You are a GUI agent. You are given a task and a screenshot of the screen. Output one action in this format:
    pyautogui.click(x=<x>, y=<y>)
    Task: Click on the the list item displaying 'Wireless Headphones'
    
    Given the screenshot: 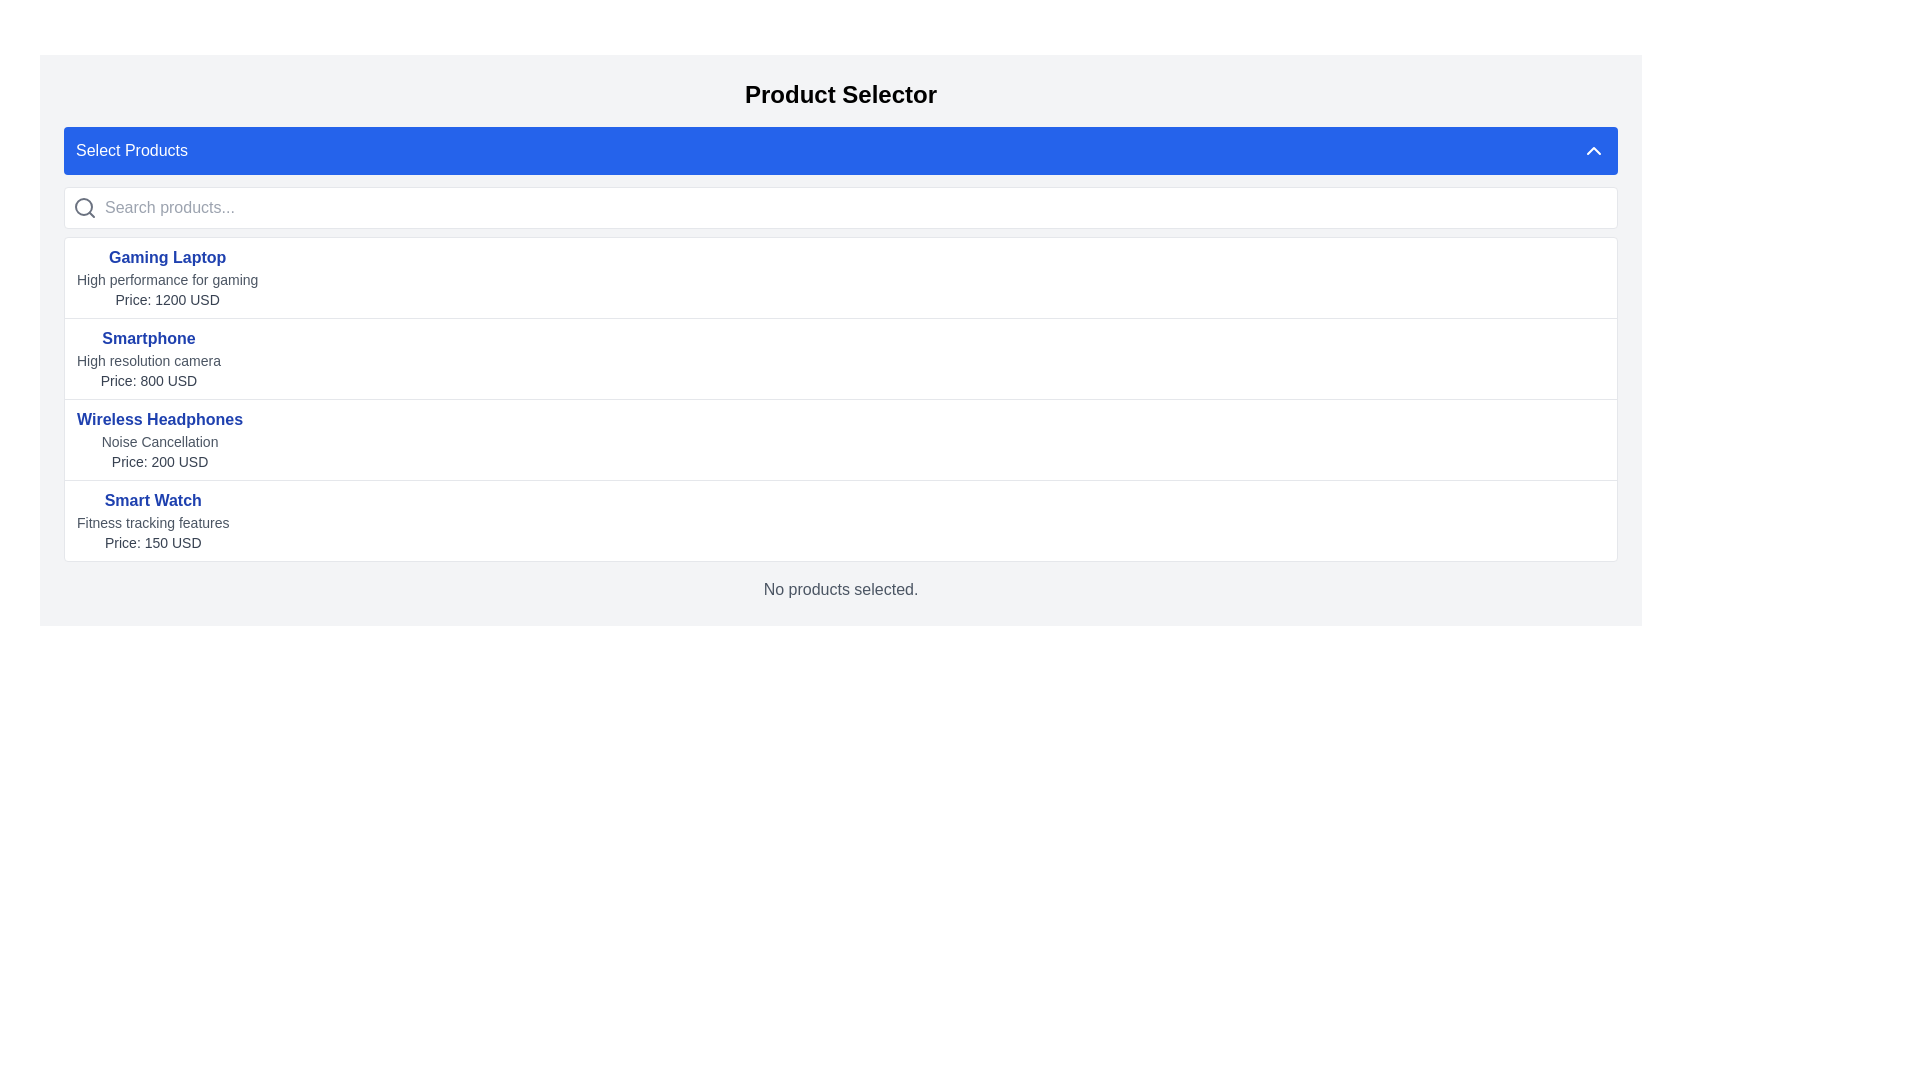 What is the action you would take?
    pyautogui.click(x=840, y=438)
    